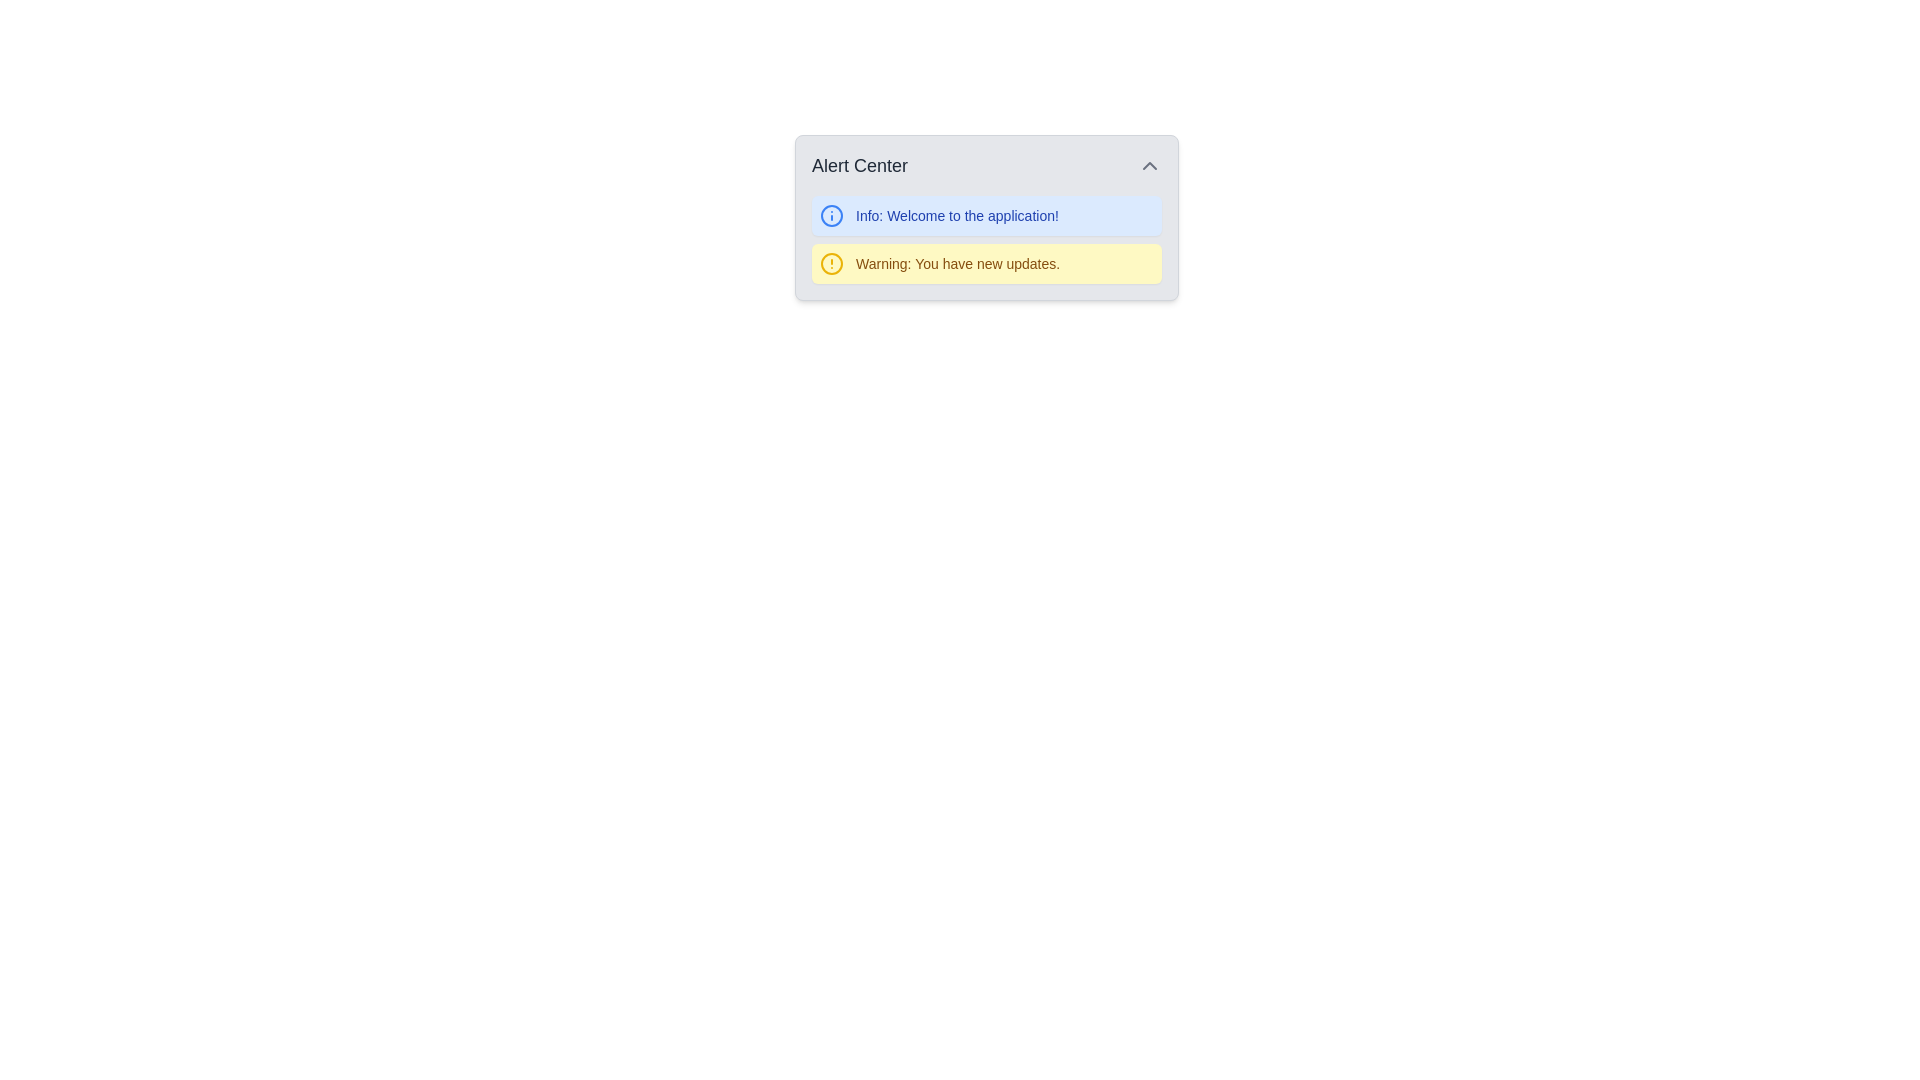 Image resolution: width=1920 pixels, height=1080 pixels. I want to click on the SVG Circle Element that serves as the base of the informational alert icon, located to the left of the 'Info: Welcome to the application!' text in the alert center, so click(831, 216).